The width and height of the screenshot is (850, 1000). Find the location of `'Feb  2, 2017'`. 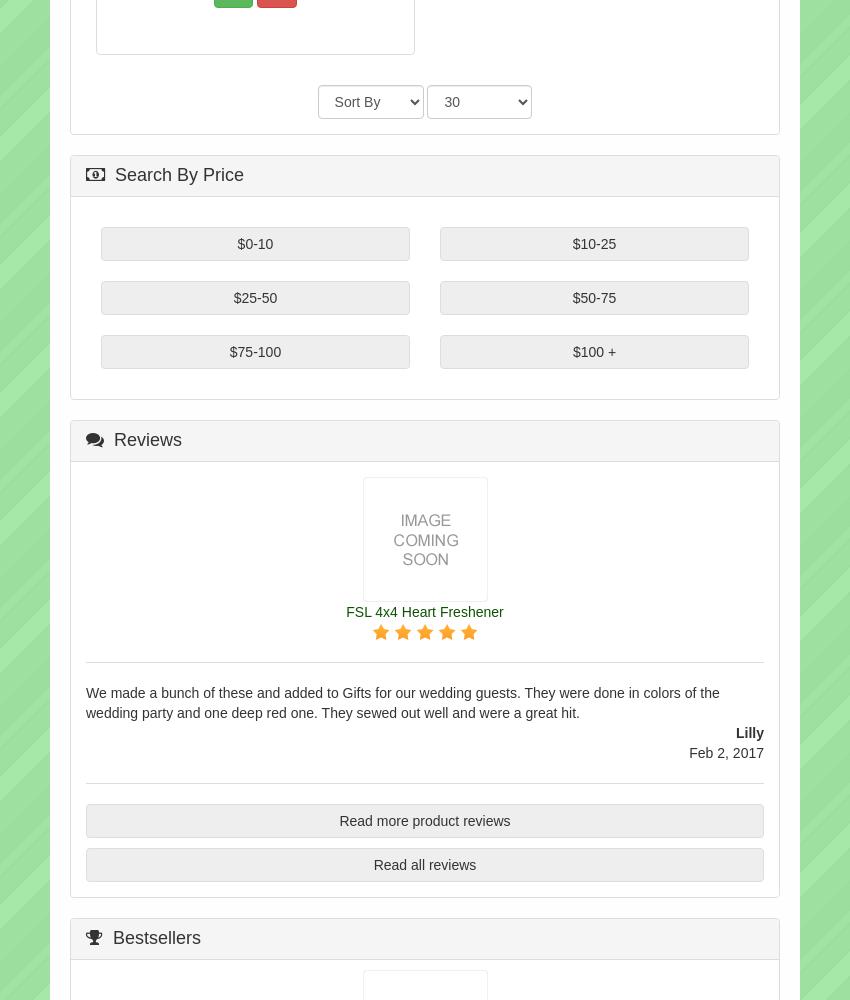

'Feb  2, 2017' is located at coordinates (726, 752).